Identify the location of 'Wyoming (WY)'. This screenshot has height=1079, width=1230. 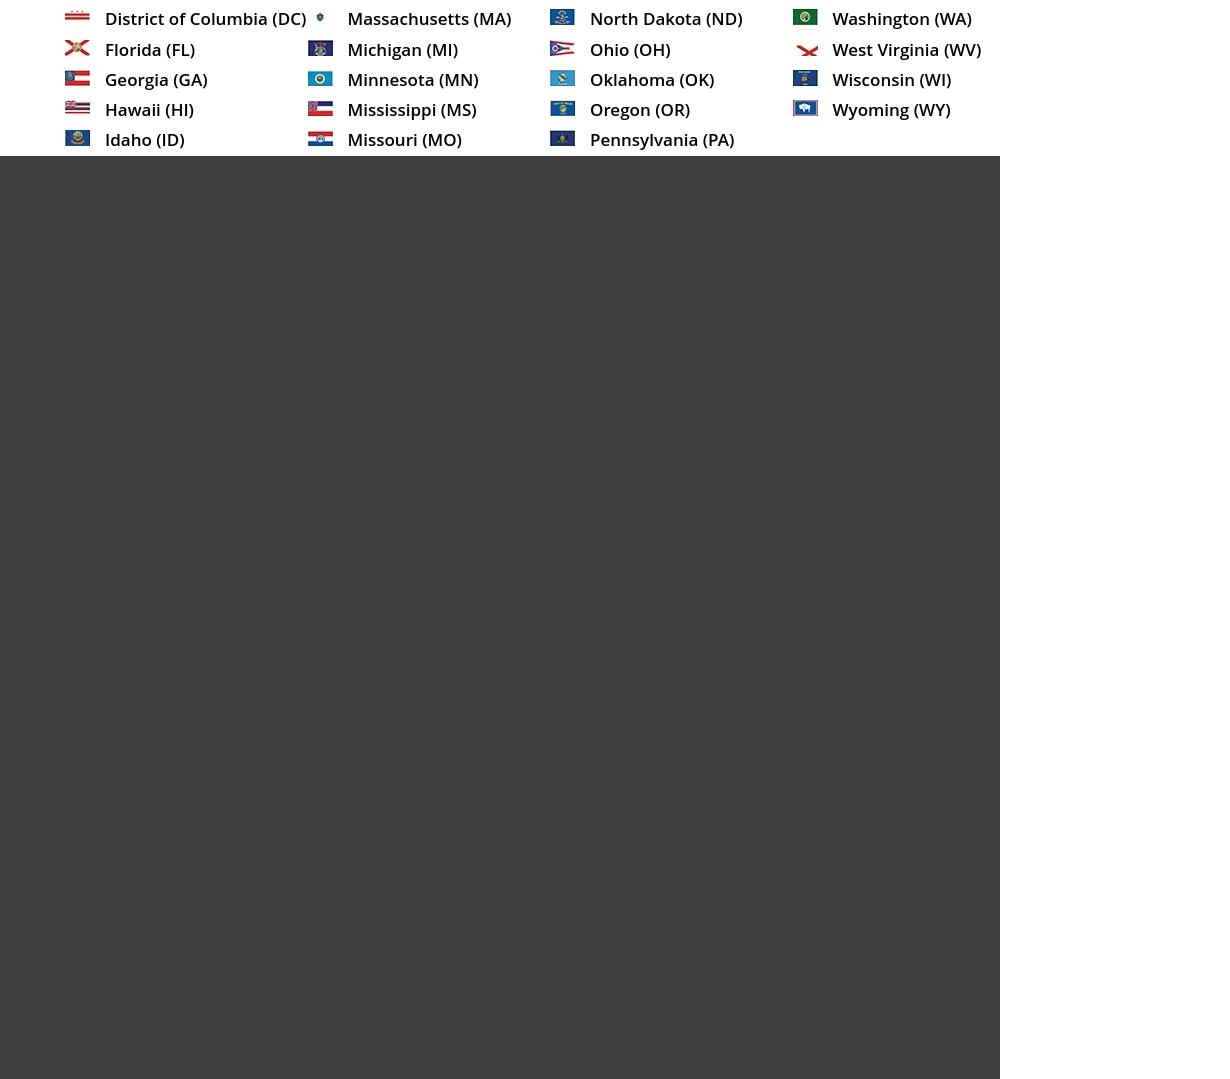
(891, 108).